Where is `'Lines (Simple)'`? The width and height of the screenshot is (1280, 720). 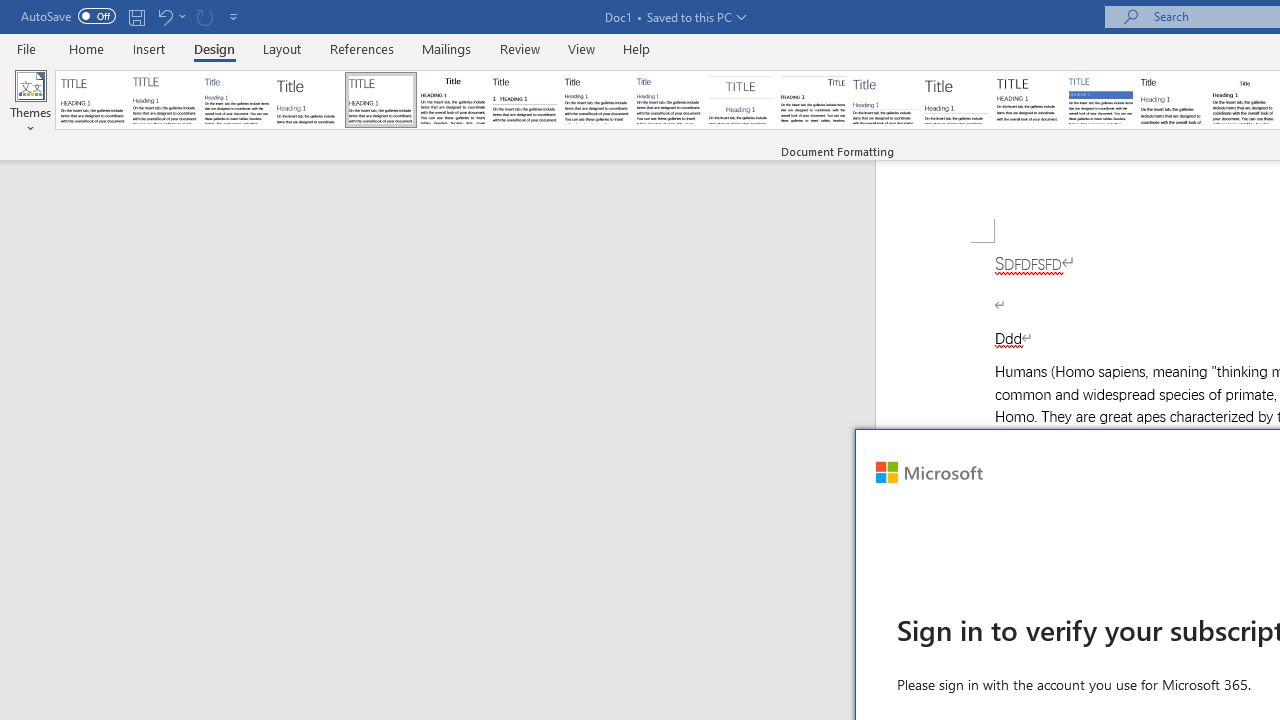
'Lines (Simple)' is located at coordinates (884, 100).